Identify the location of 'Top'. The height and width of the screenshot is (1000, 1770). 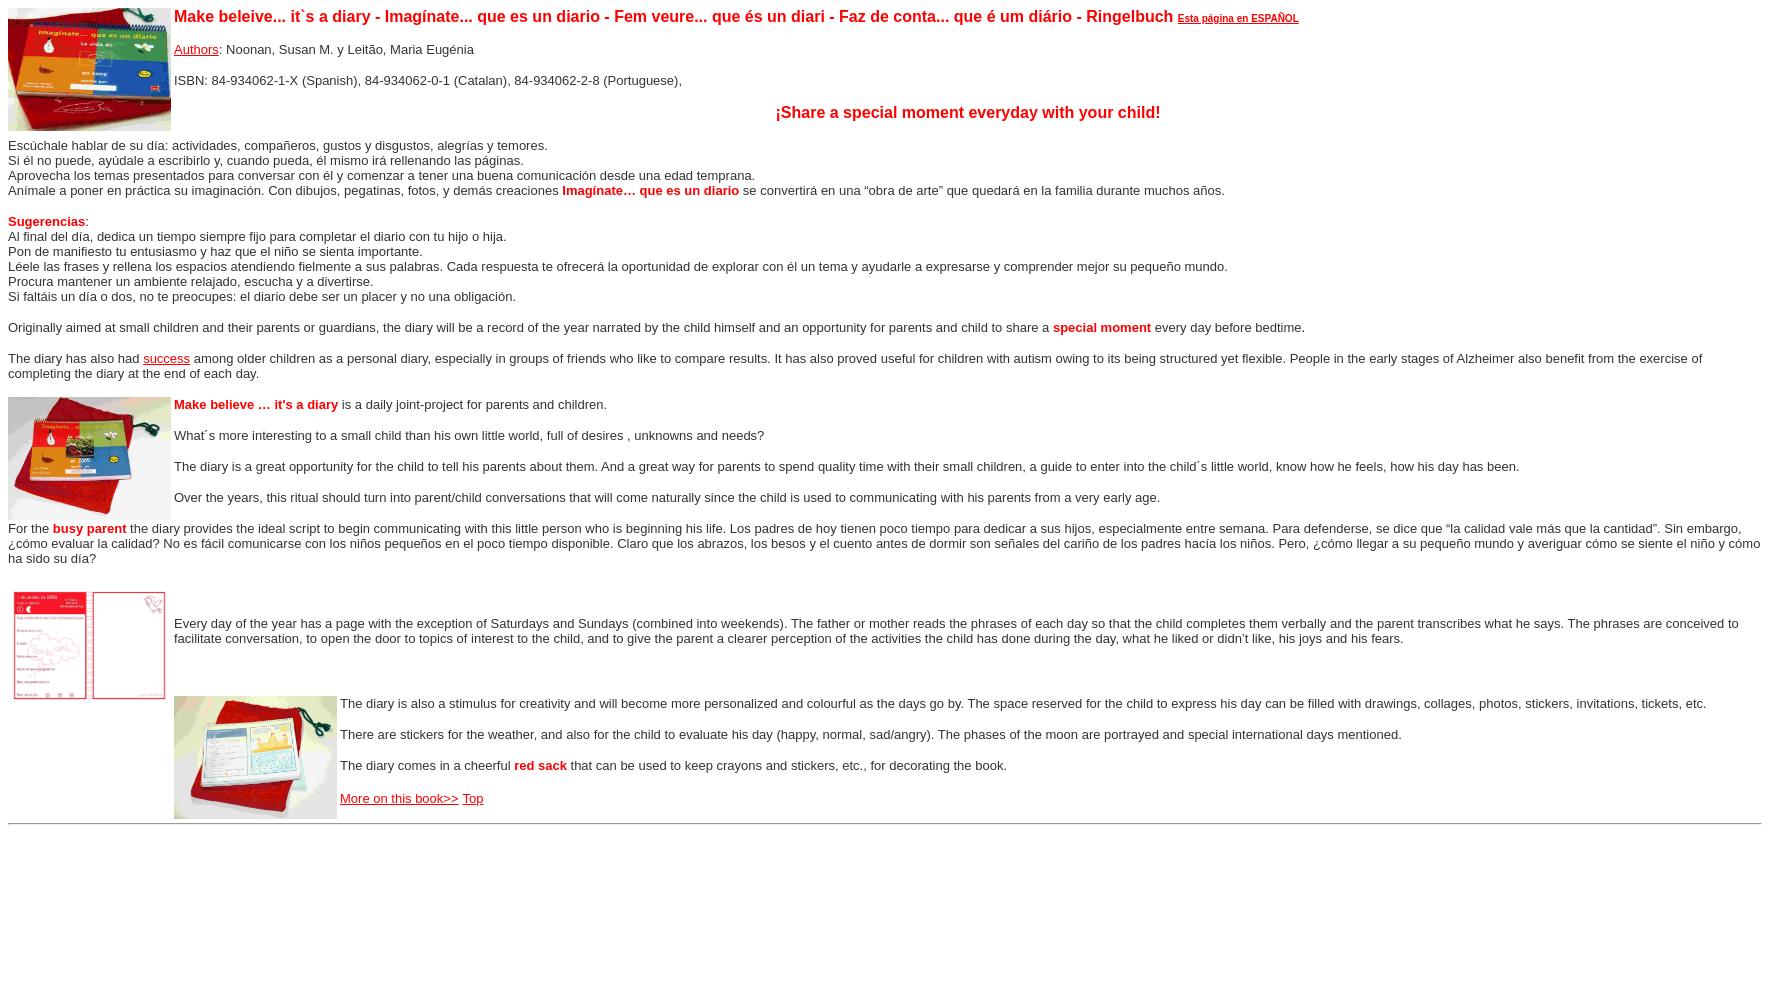
(461, 798).